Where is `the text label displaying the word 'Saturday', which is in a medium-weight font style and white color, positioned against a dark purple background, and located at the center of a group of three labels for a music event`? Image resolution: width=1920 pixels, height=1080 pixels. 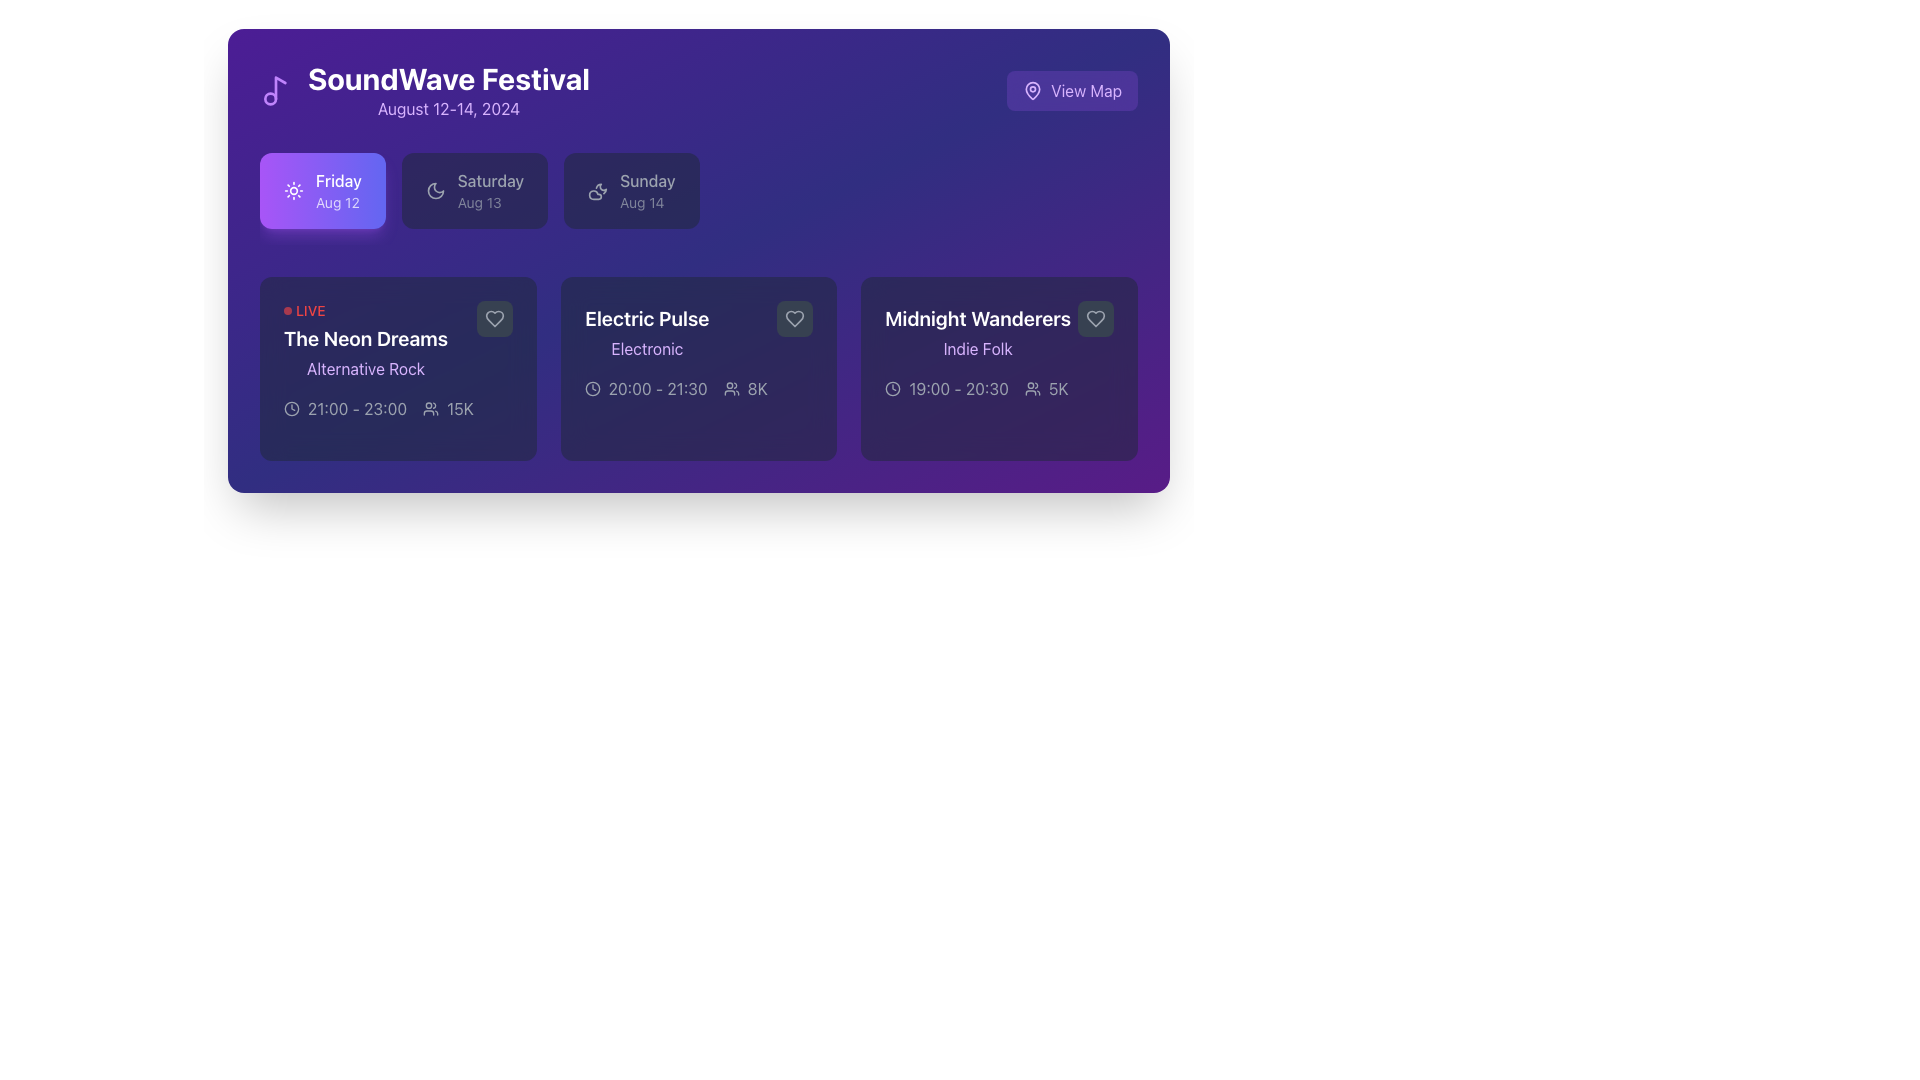 the text label displaying the word 'Saturday', which is in a medium-weight font style and white color, positioned against a dark purple background, and located at the center of a group of three labels for a music event is located at coordinates (490, 181).